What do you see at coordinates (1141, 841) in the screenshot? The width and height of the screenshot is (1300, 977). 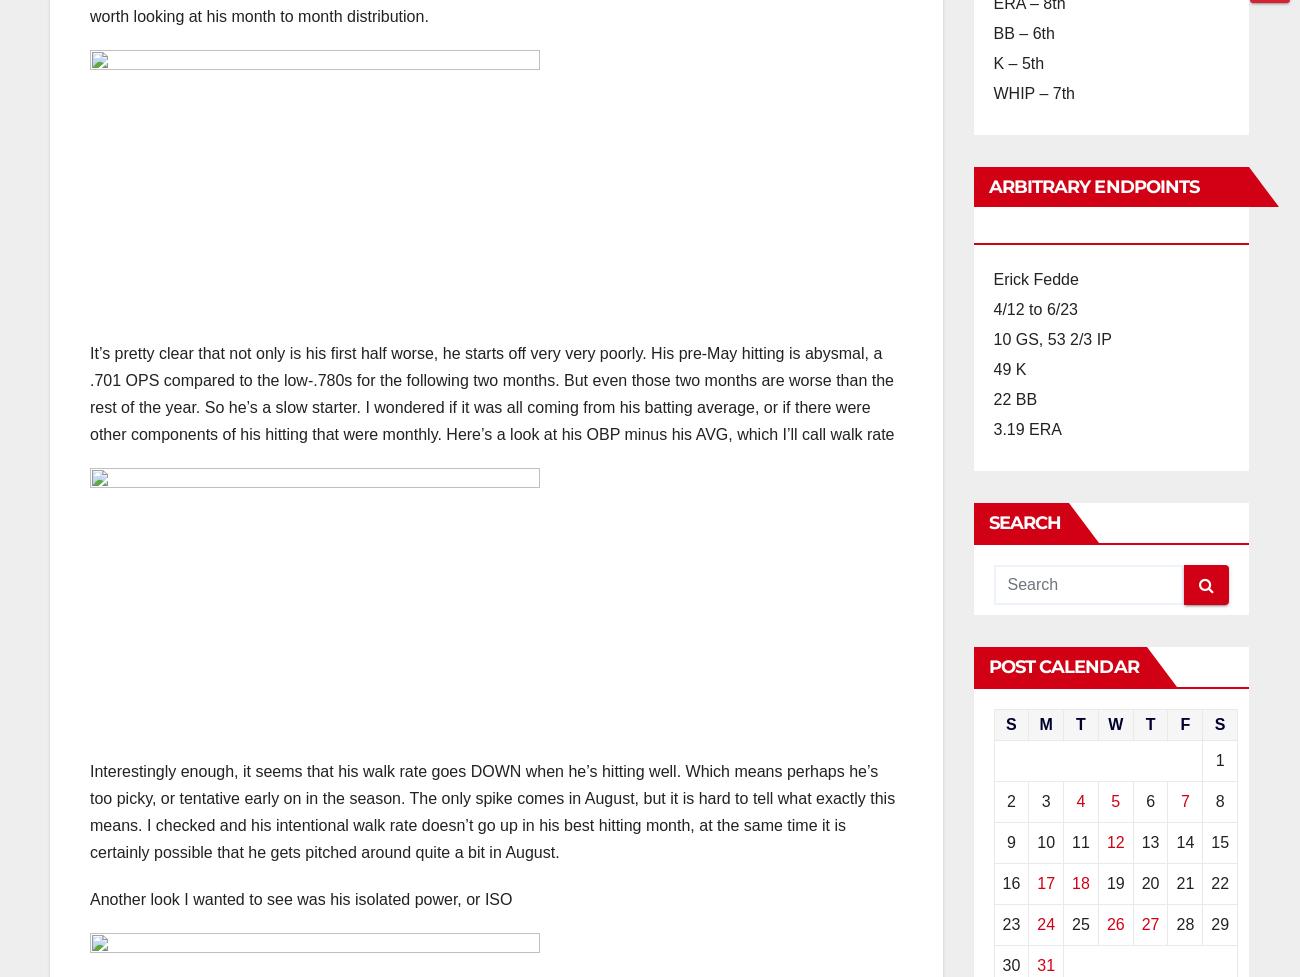 I see `'13'` at bounding box center [1141, 841].